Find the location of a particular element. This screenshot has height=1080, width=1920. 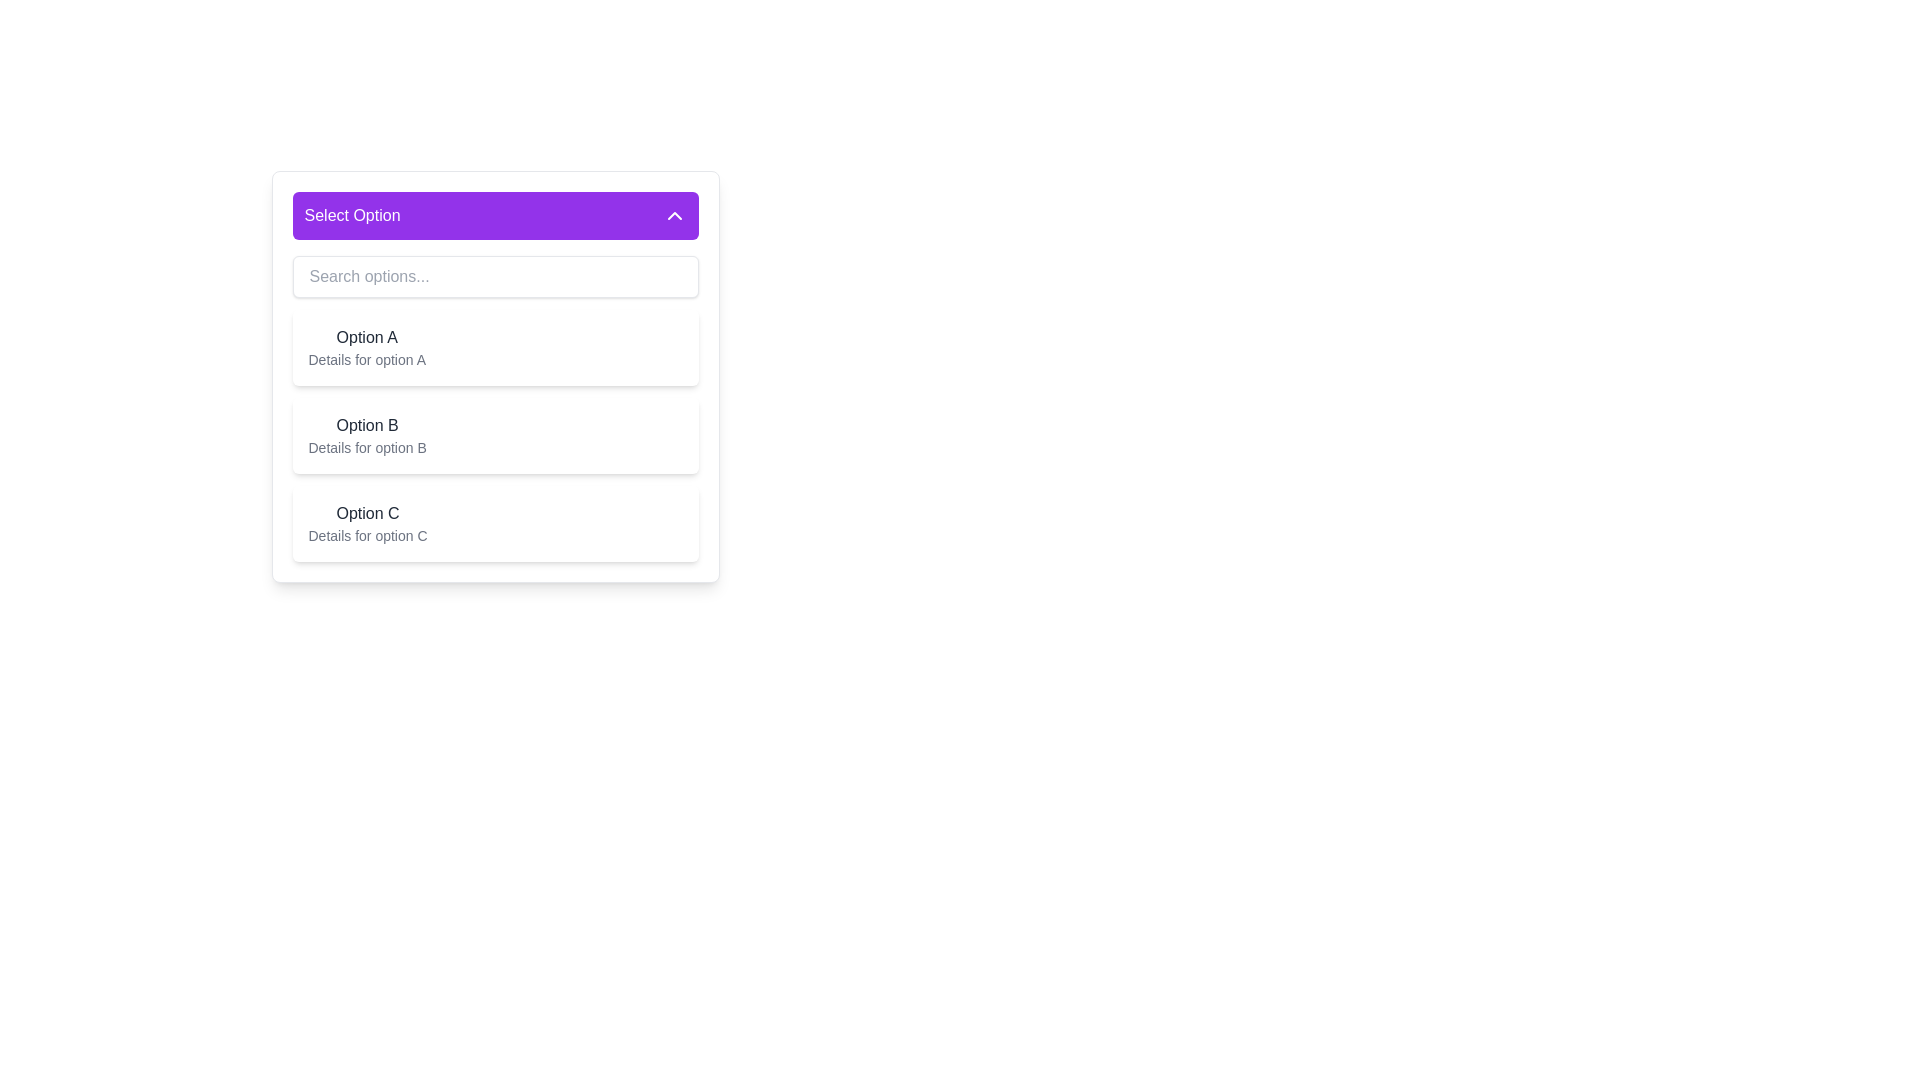

the text label 'Option C' which is part of a selectable option list in a dropdown menu is located at coordinates (368, 512).